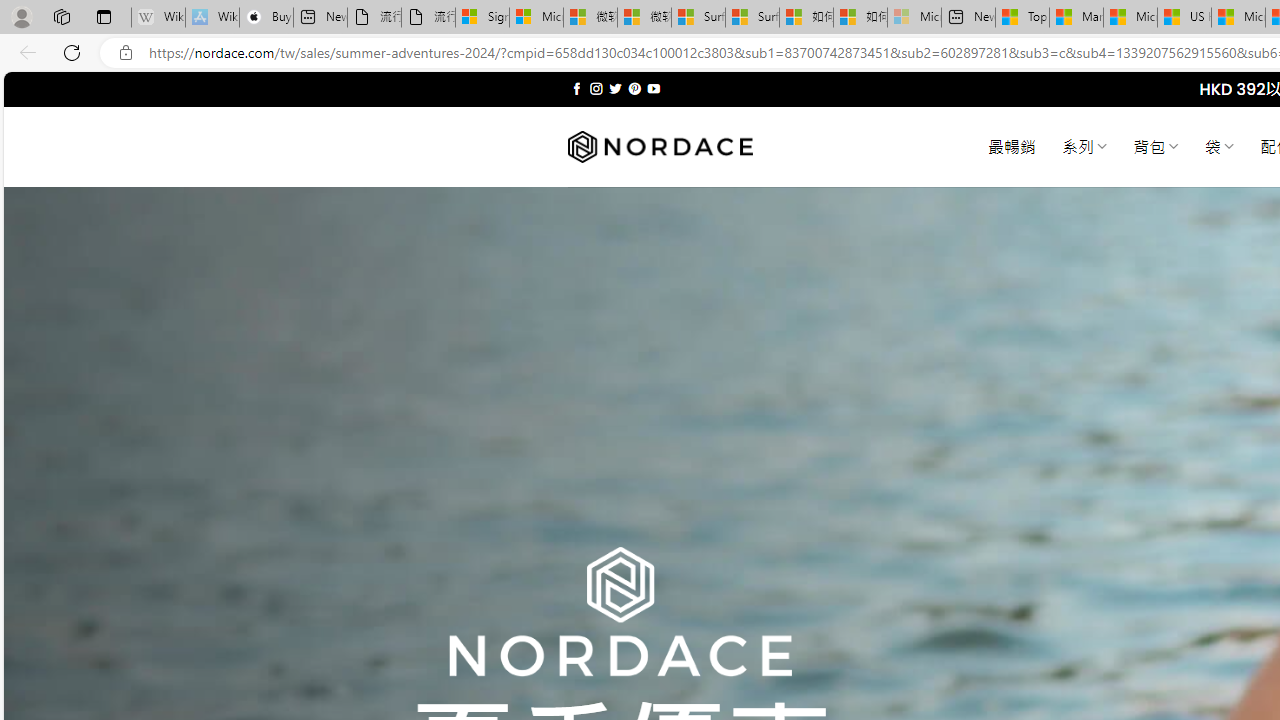 This screenshot has height=720, width=1280. What do you see at coordinates (1075, 17) in the screenshot?
I see `'Marine life - MSN'` at bounding box center [1075, 17].